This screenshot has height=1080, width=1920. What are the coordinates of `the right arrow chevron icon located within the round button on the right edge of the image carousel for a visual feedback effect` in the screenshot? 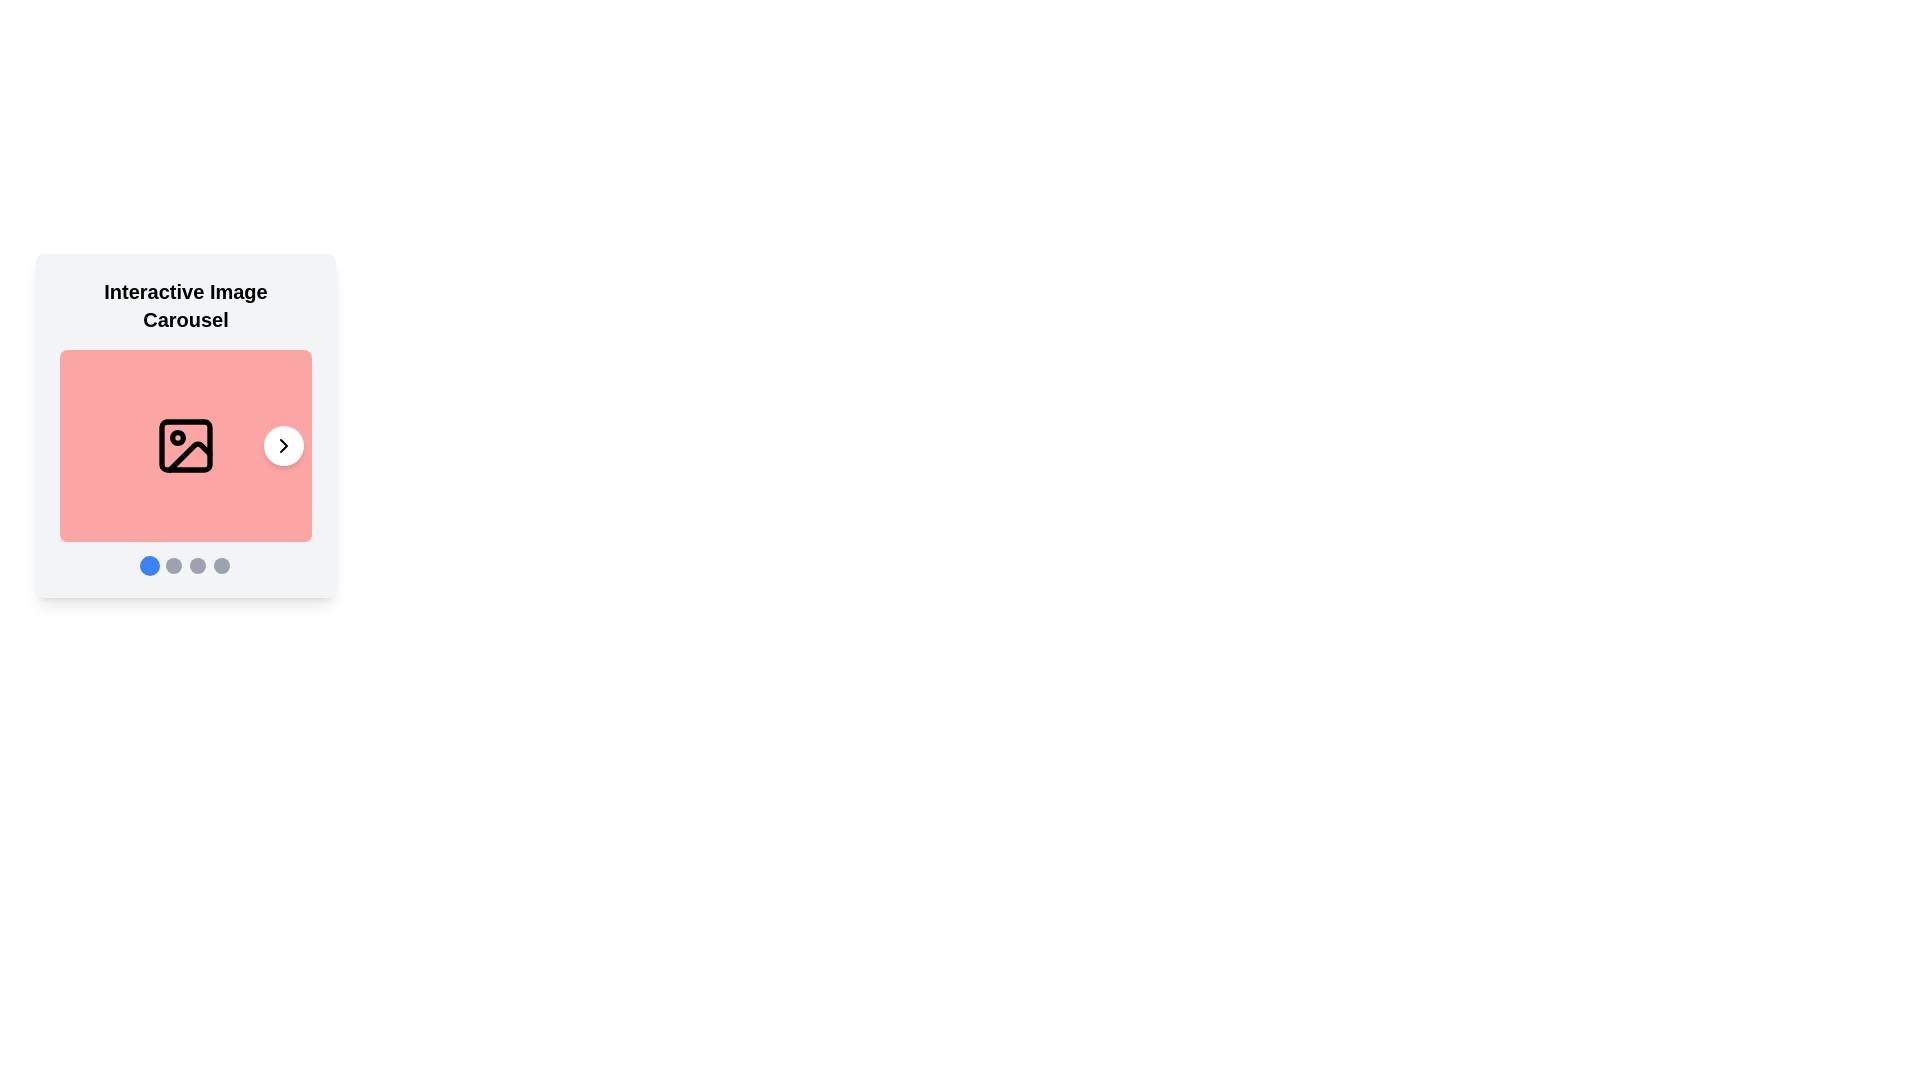 It's located at (282, 445).